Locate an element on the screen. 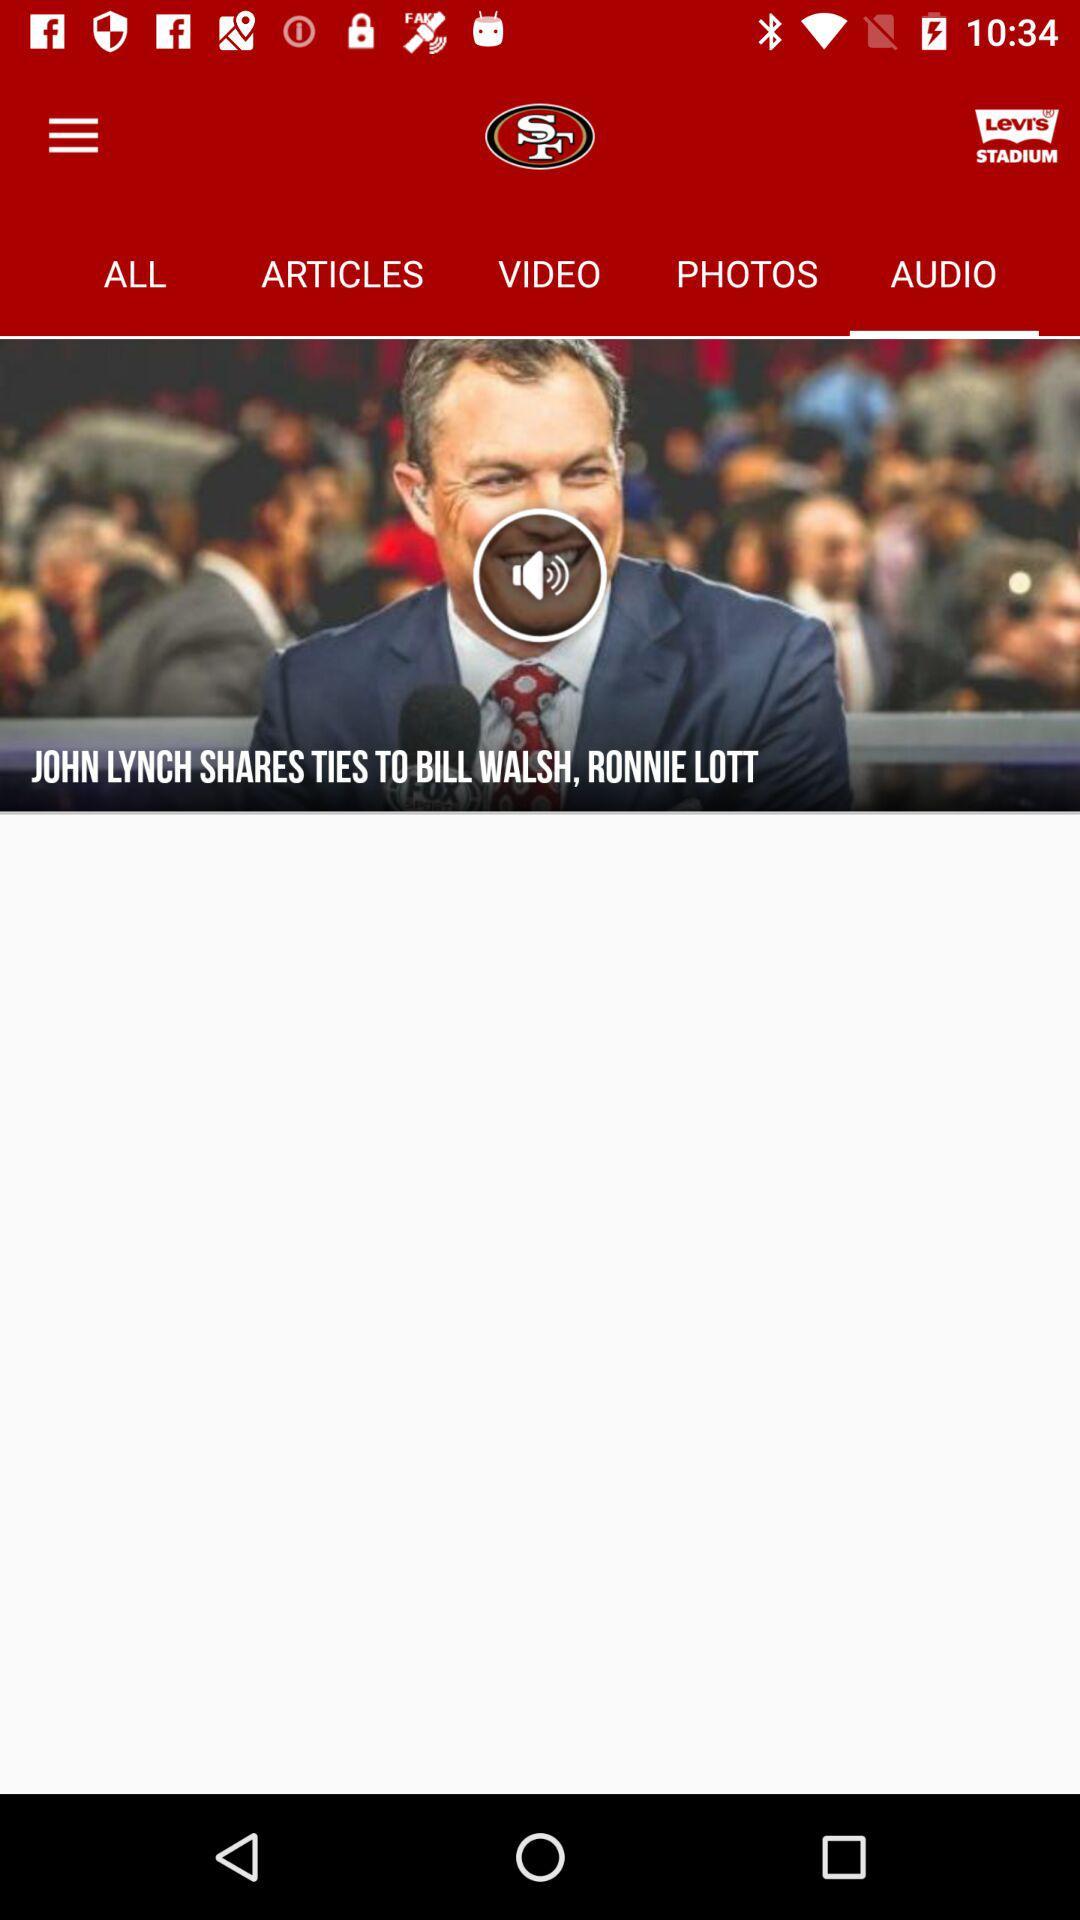  icon above all item is located at coordinates (72, 135).